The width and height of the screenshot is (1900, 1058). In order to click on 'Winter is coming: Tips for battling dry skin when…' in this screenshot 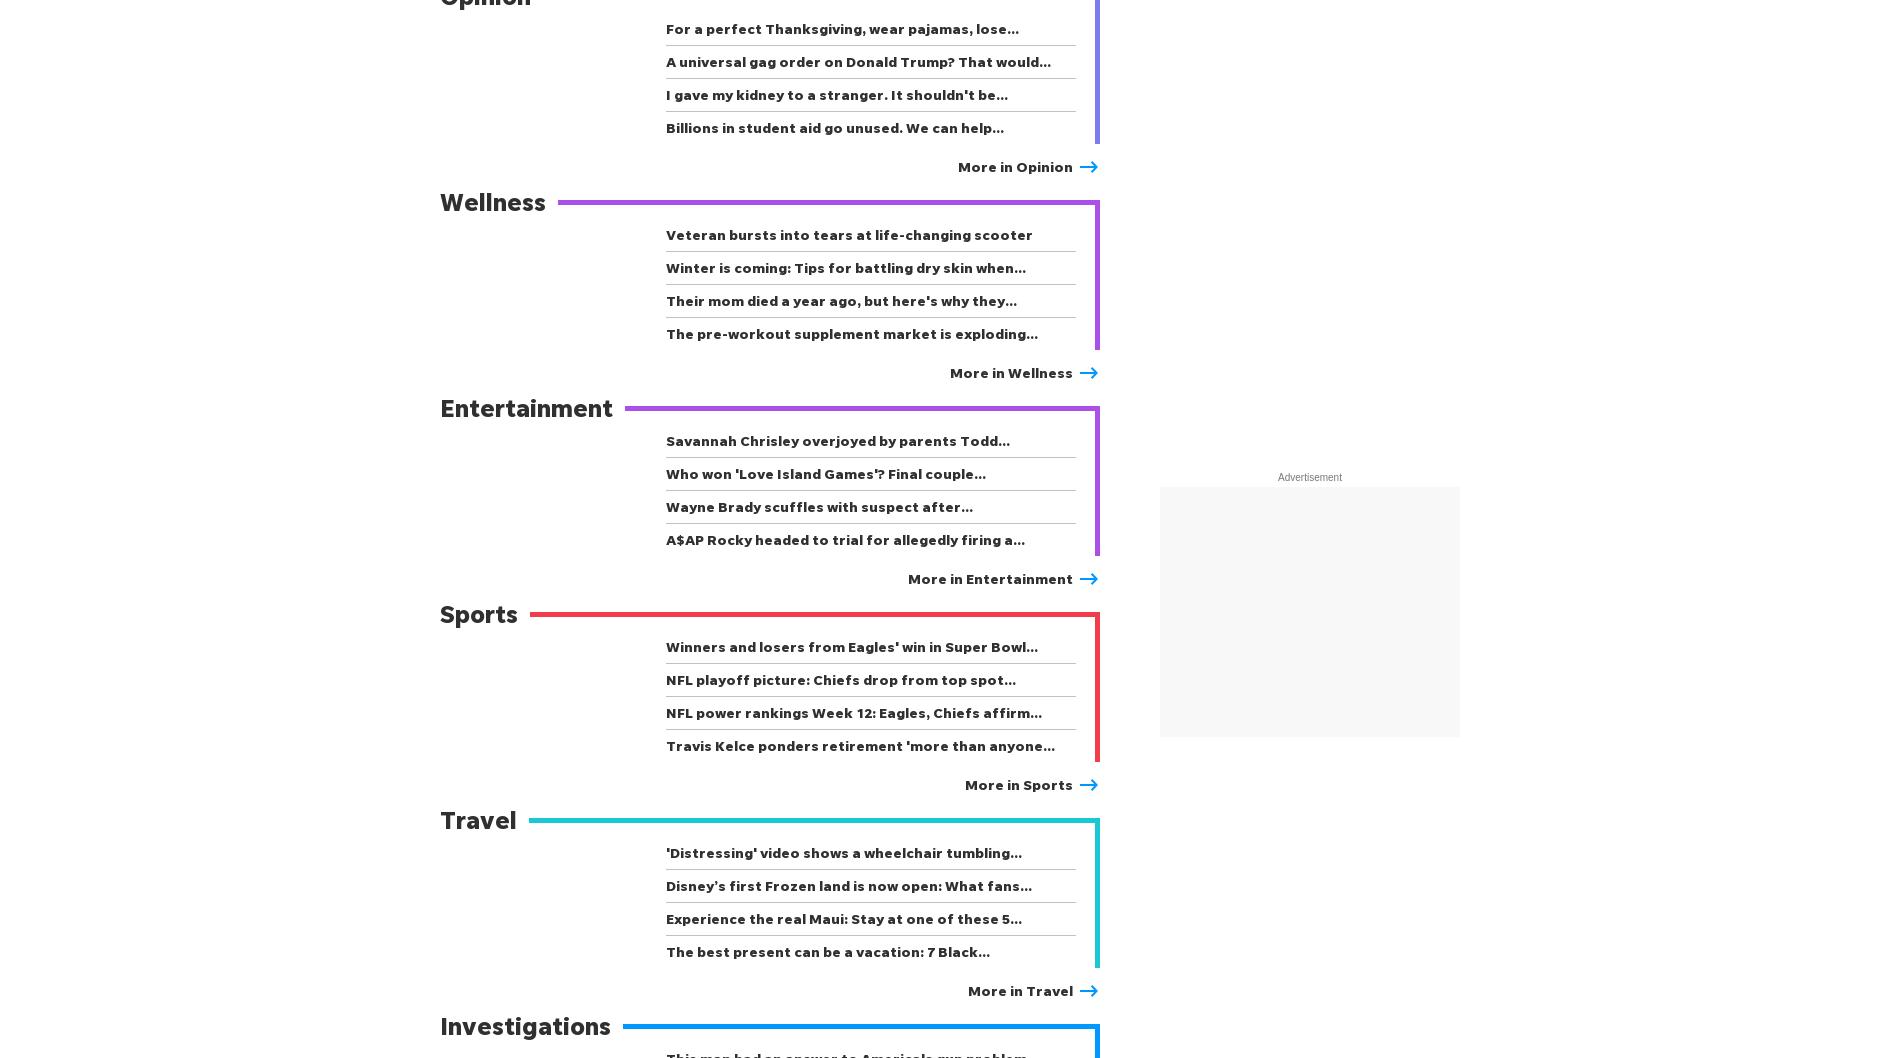, I will do `click(845, 266)`.